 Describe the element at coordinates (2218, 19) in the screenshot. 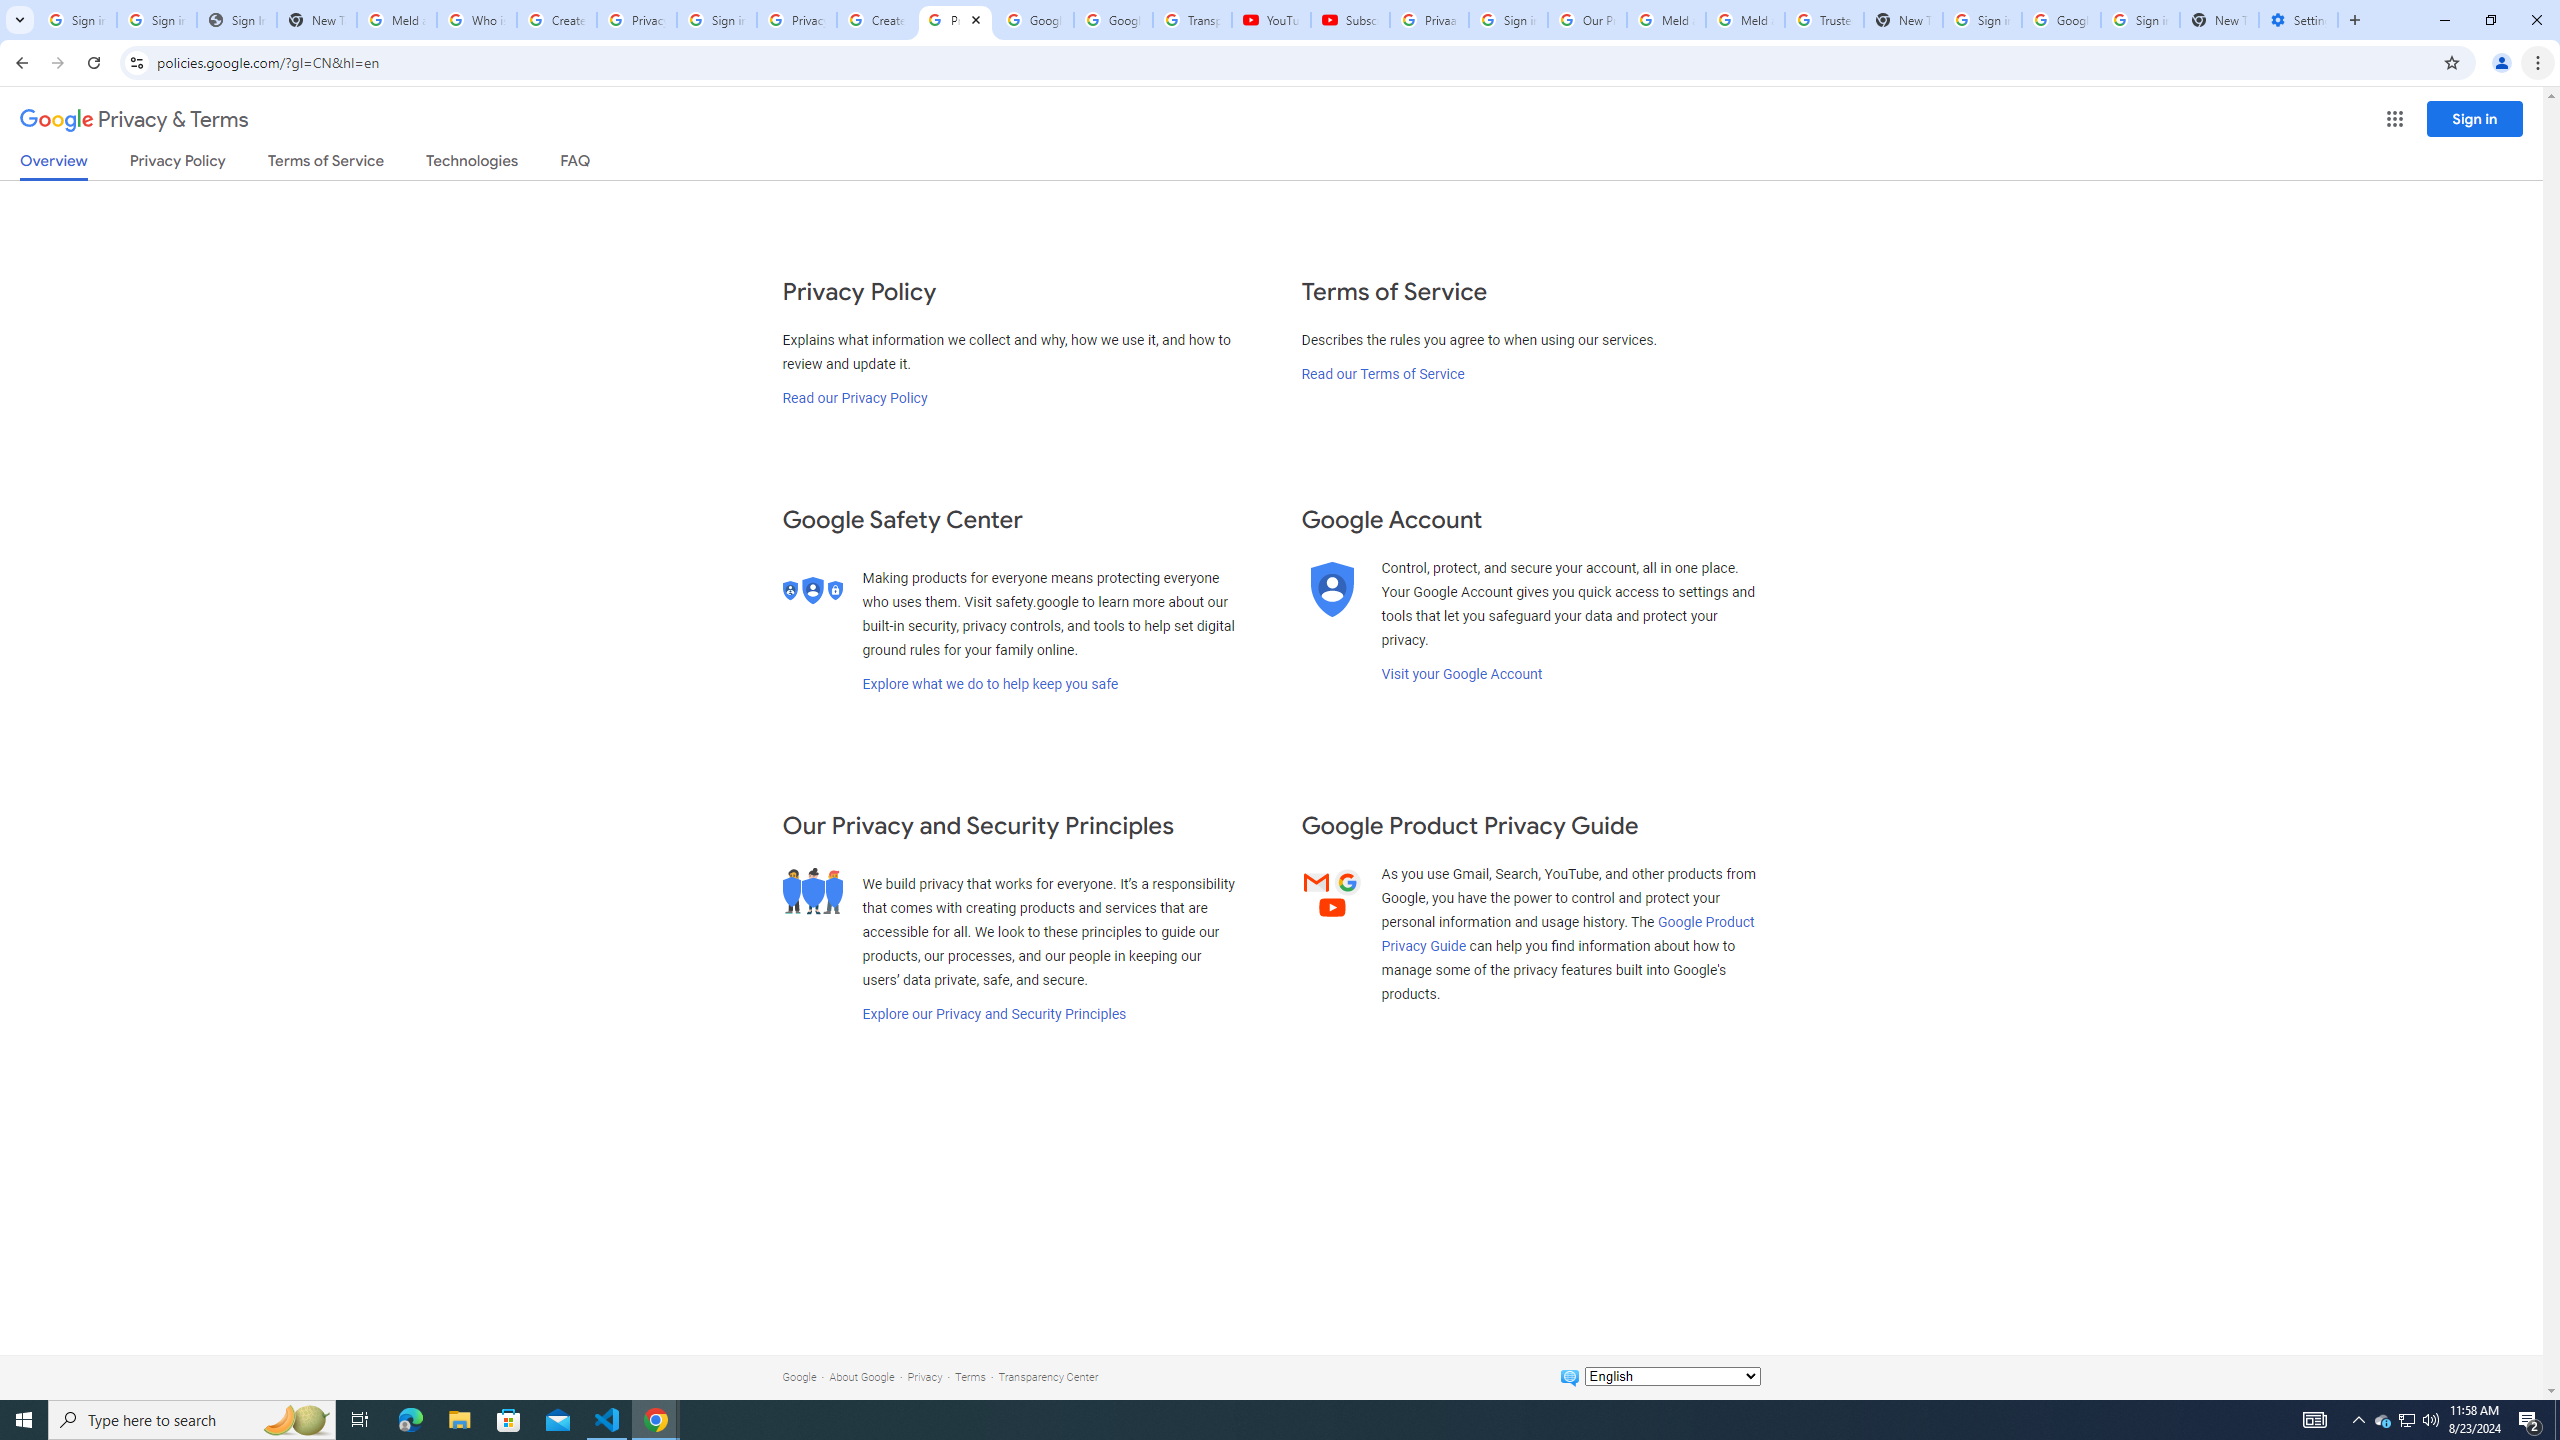

I see `'New Tab'` at that location.